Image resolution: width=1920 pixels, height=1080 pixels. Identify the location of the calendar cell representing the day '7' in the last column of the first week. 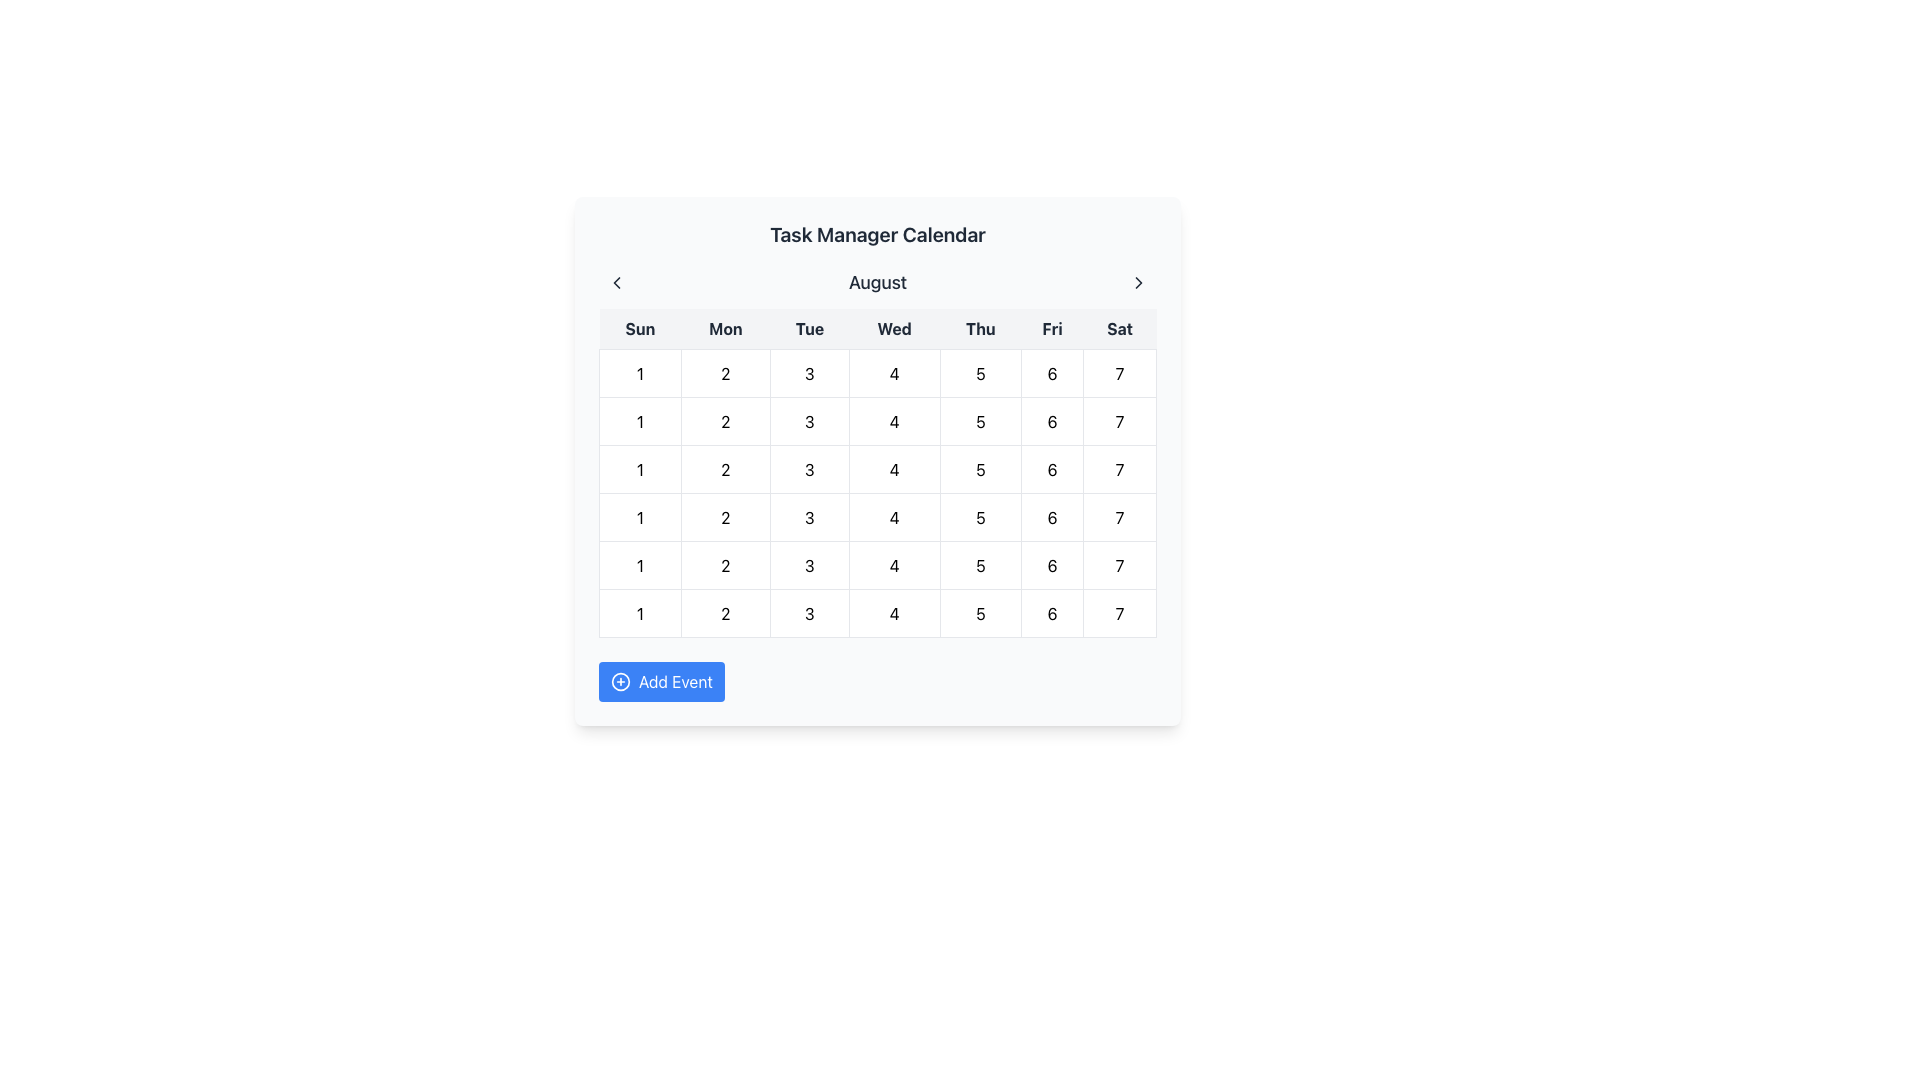
(1118, 419).